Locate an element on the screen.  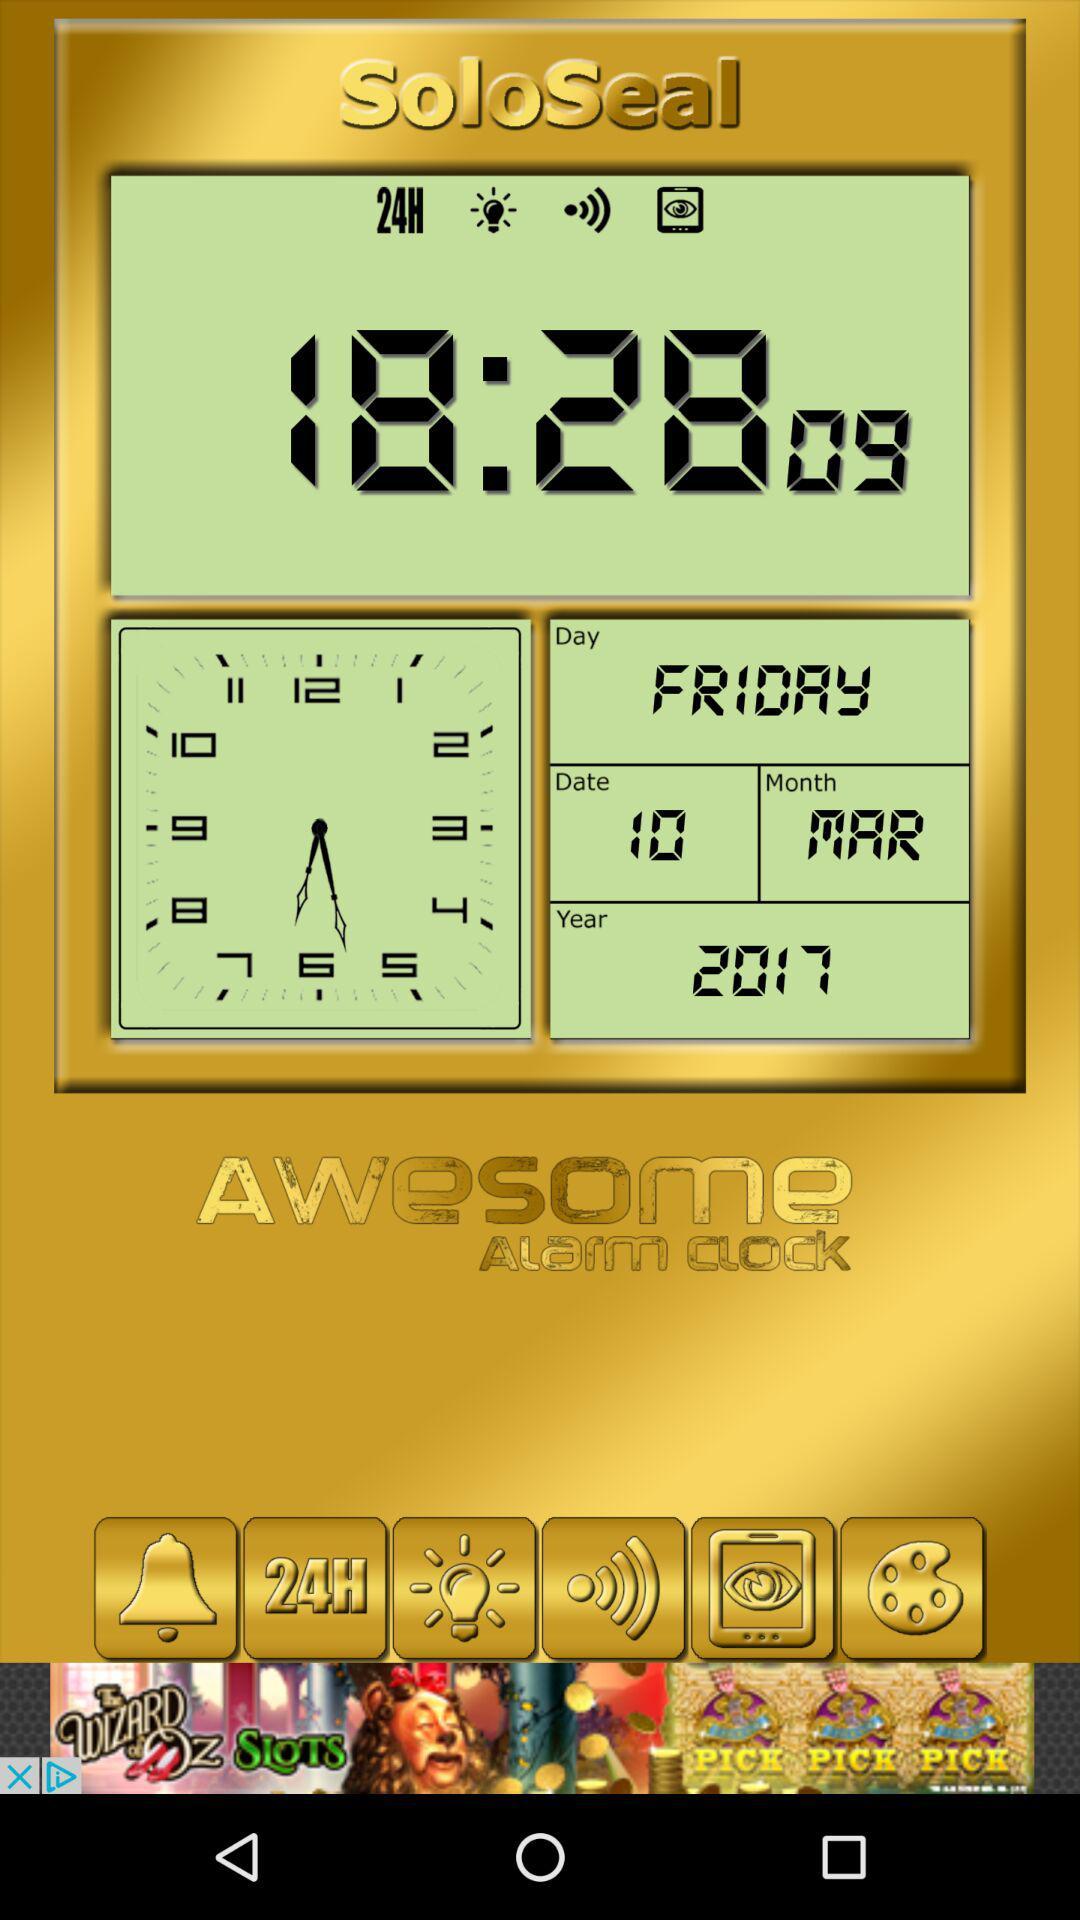
visit wifi is located at coordinates (612, 1587).